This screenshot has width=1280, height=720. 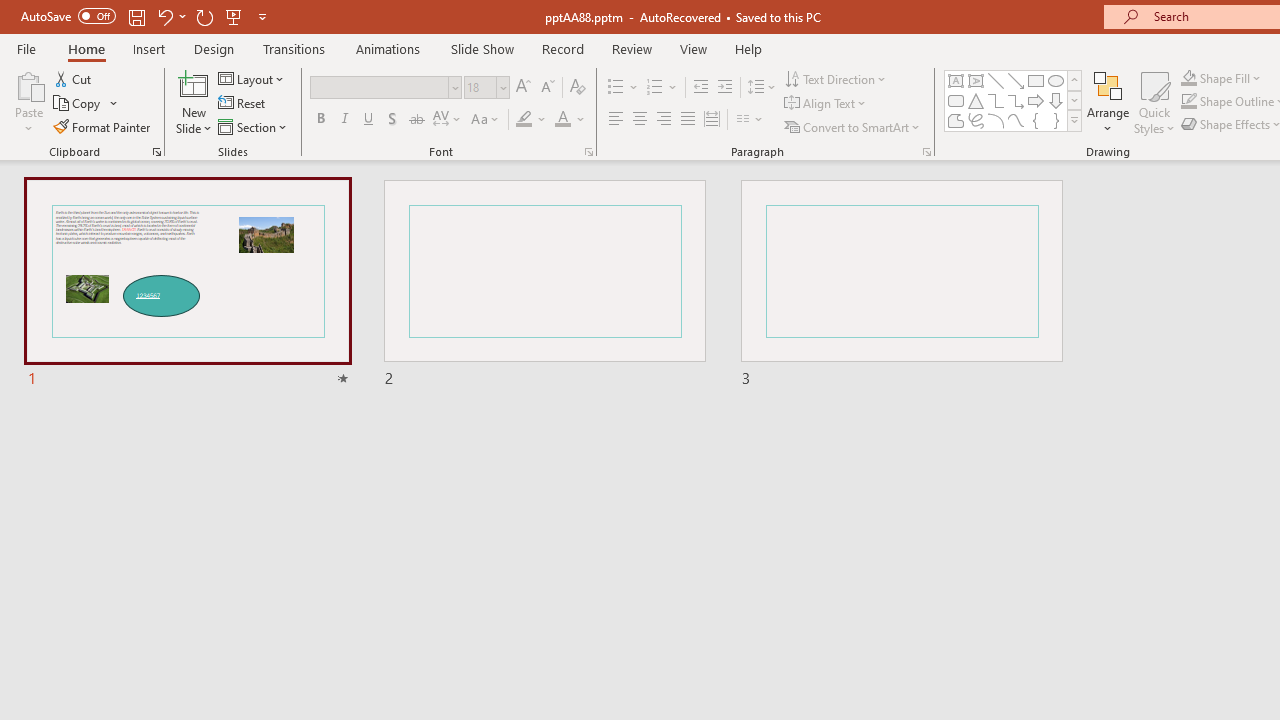 I want to click on 'Layout', so click(x=251, y=78).